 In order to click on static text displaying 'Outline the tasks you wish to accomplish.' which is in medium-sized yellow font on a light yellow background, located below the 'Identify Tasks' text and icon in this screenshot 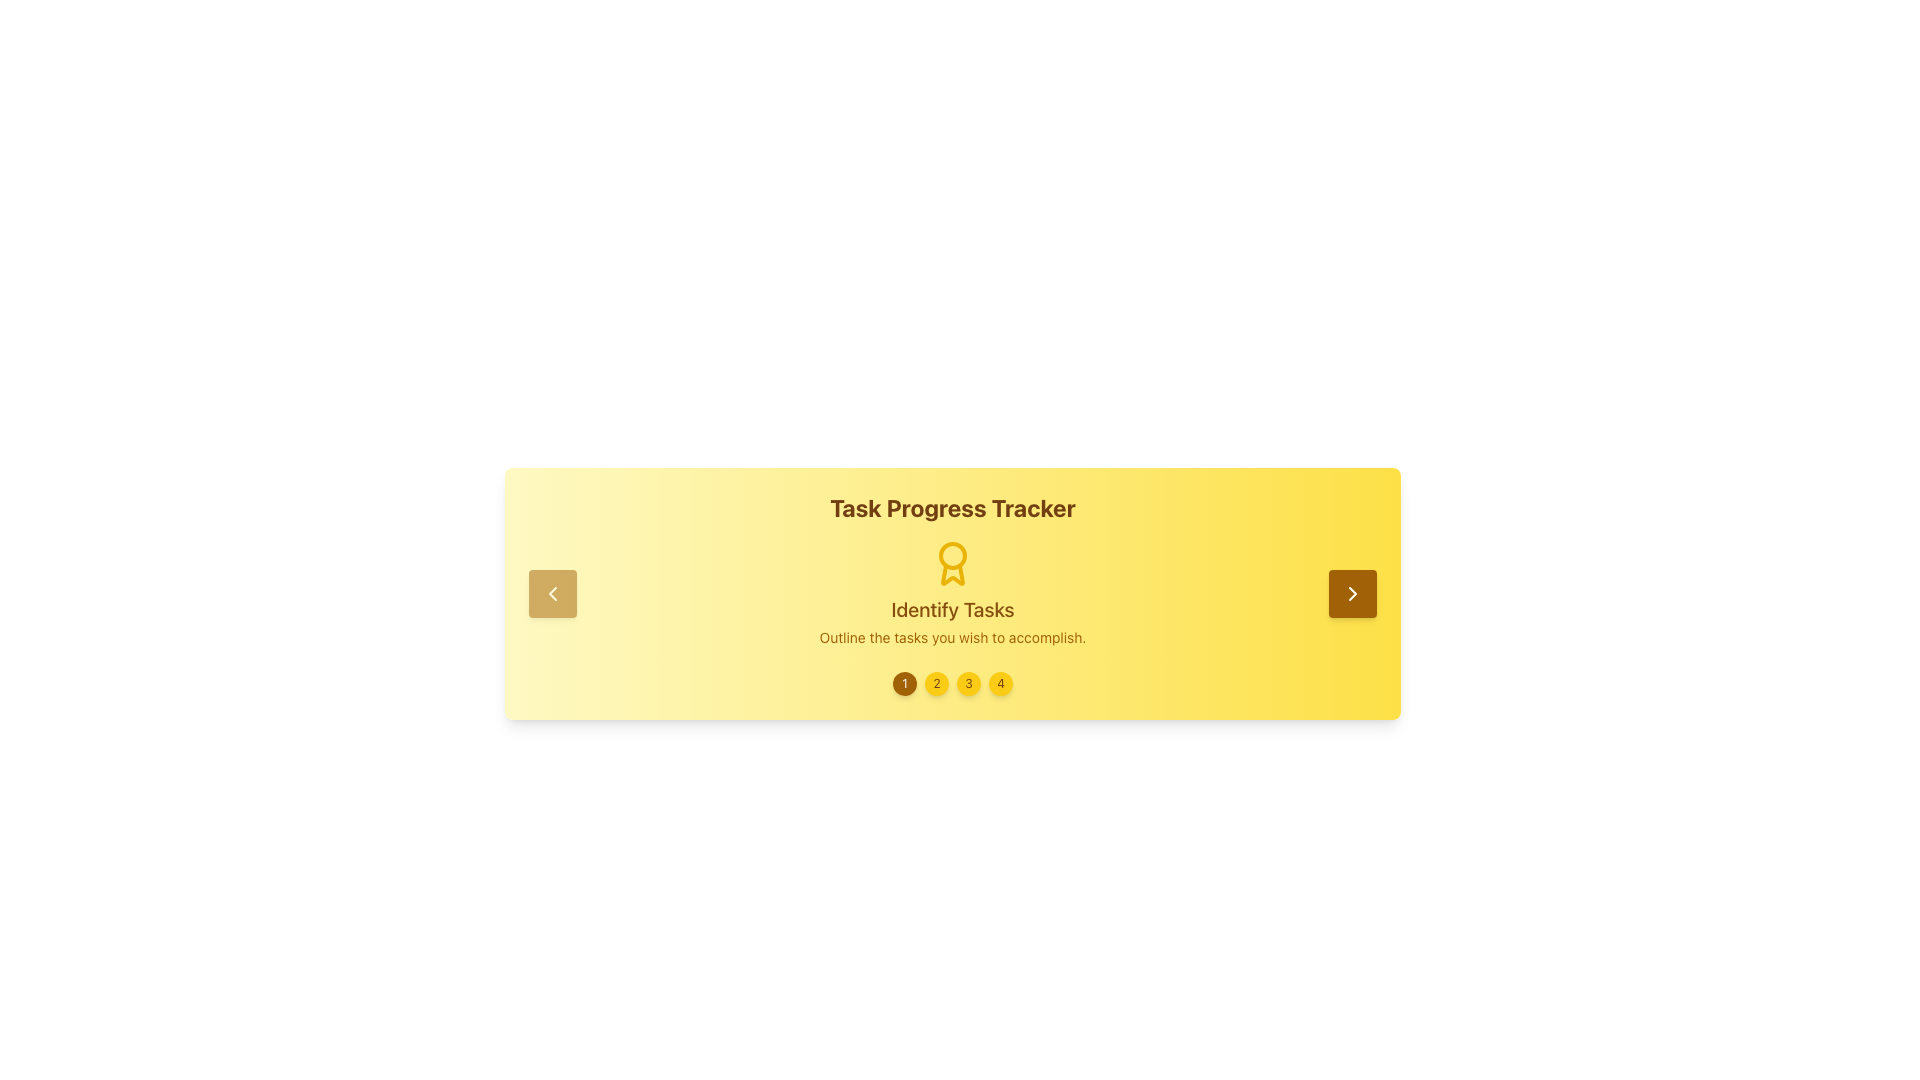, I will do `click(952, 637)`.